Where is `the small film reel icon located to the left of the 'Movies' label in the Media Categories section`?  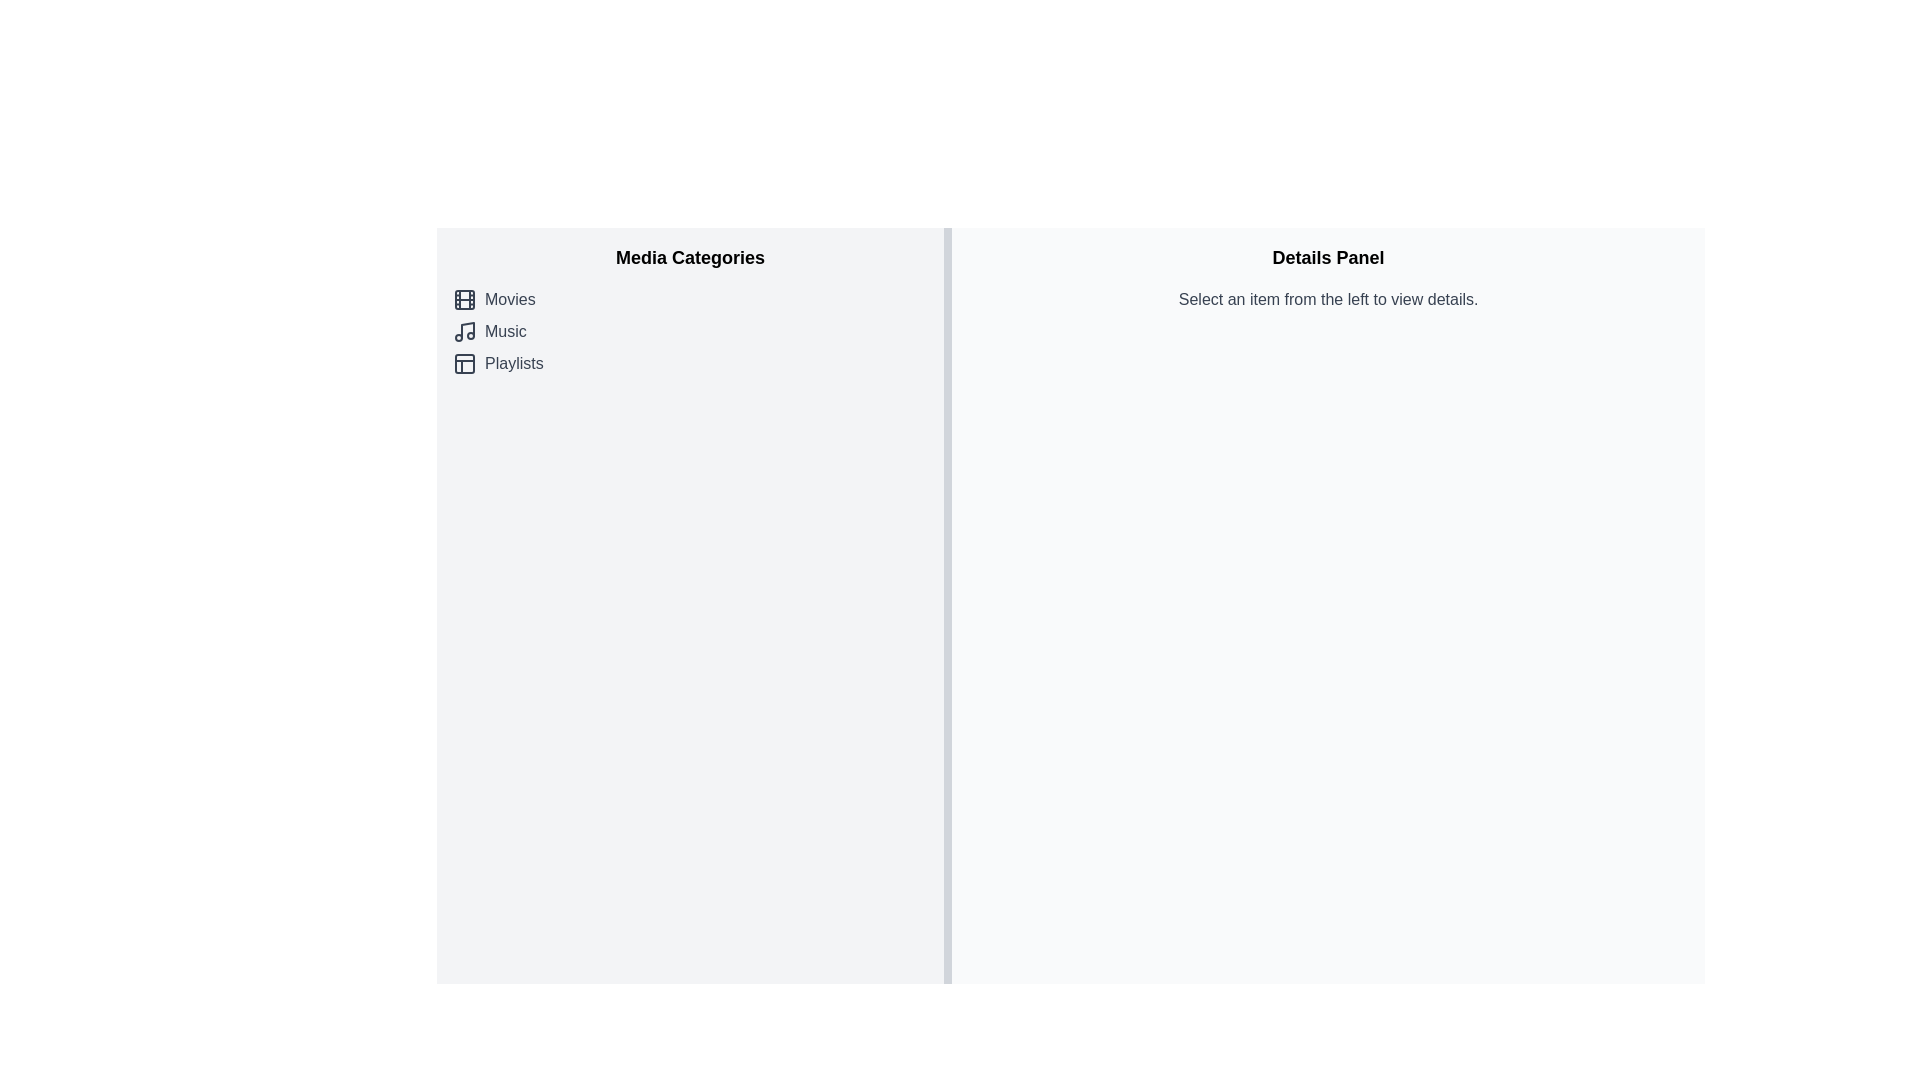 the small film reel icon located to the left of the 'Movies' label in the Media Categories section is located at coordinates (464, 300).